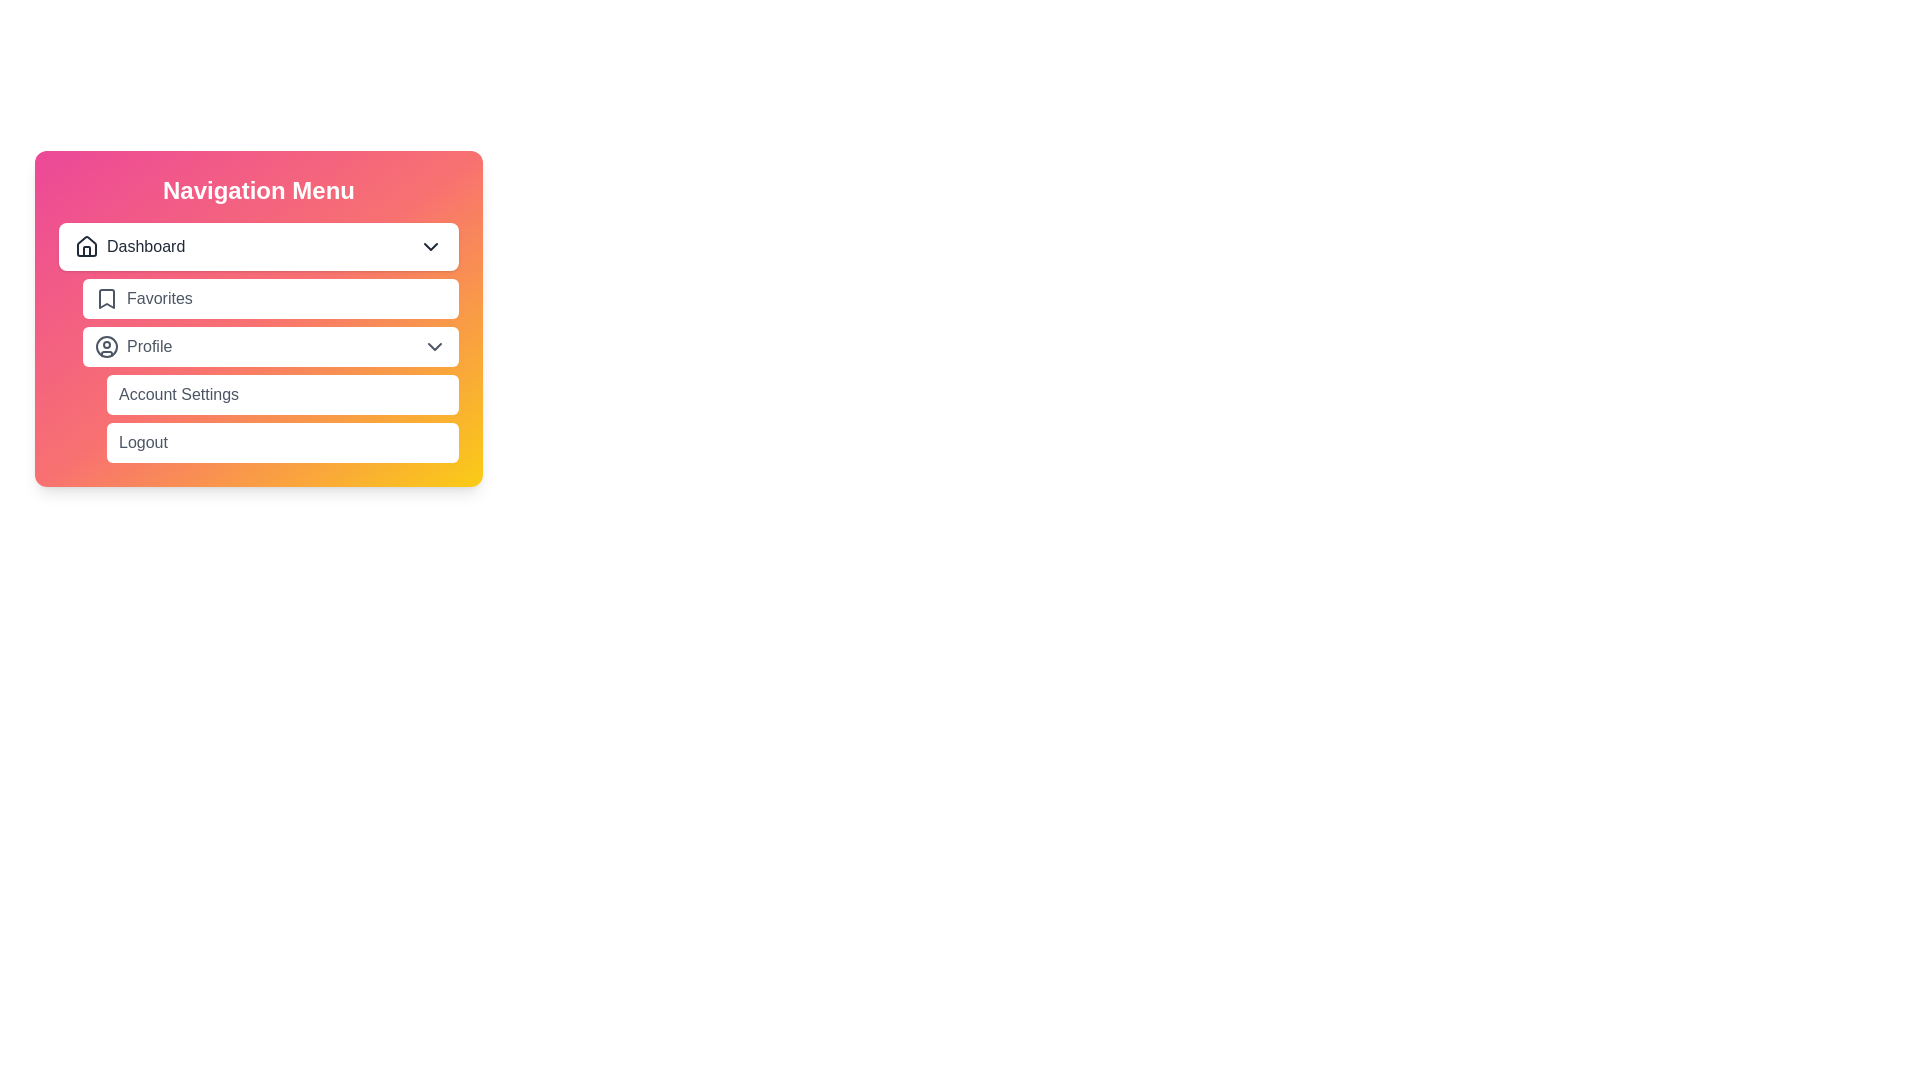  What do you see at coordinates (282, 442) in the screenshot?
I see `the 'Logout' button, which is a rectangular button with rounded corners and a white background, located below the 'Account Settings' button in the vertical navigation menu` at bounding box center [282, 442].